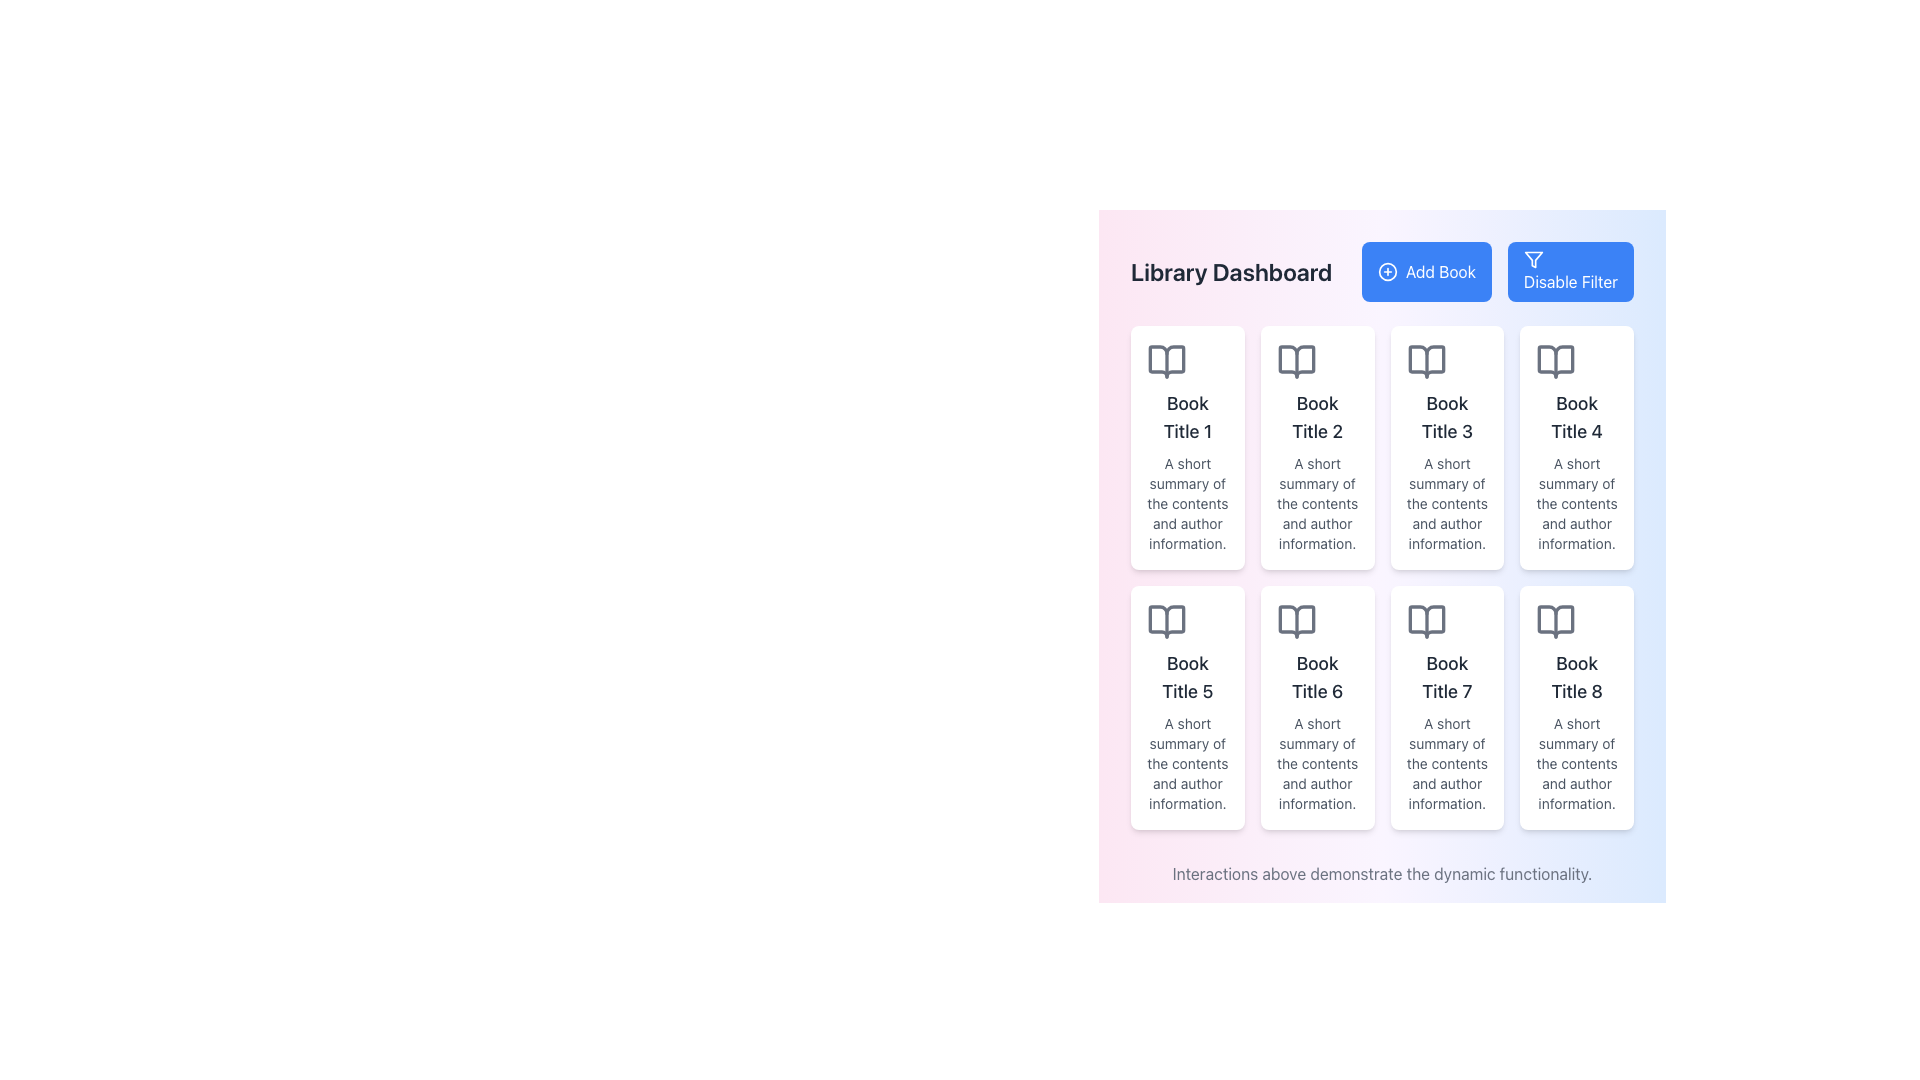 The width and height of the screenshot is (1920, 1080). Describe the element at coordinates (1576, 763) in the screenshot. I see `the text component displaying 'A short summary of the contents and author information.' located within the card of 'Book Title 8' in the bottom right corner of a 4x2 grid layout` at that location.